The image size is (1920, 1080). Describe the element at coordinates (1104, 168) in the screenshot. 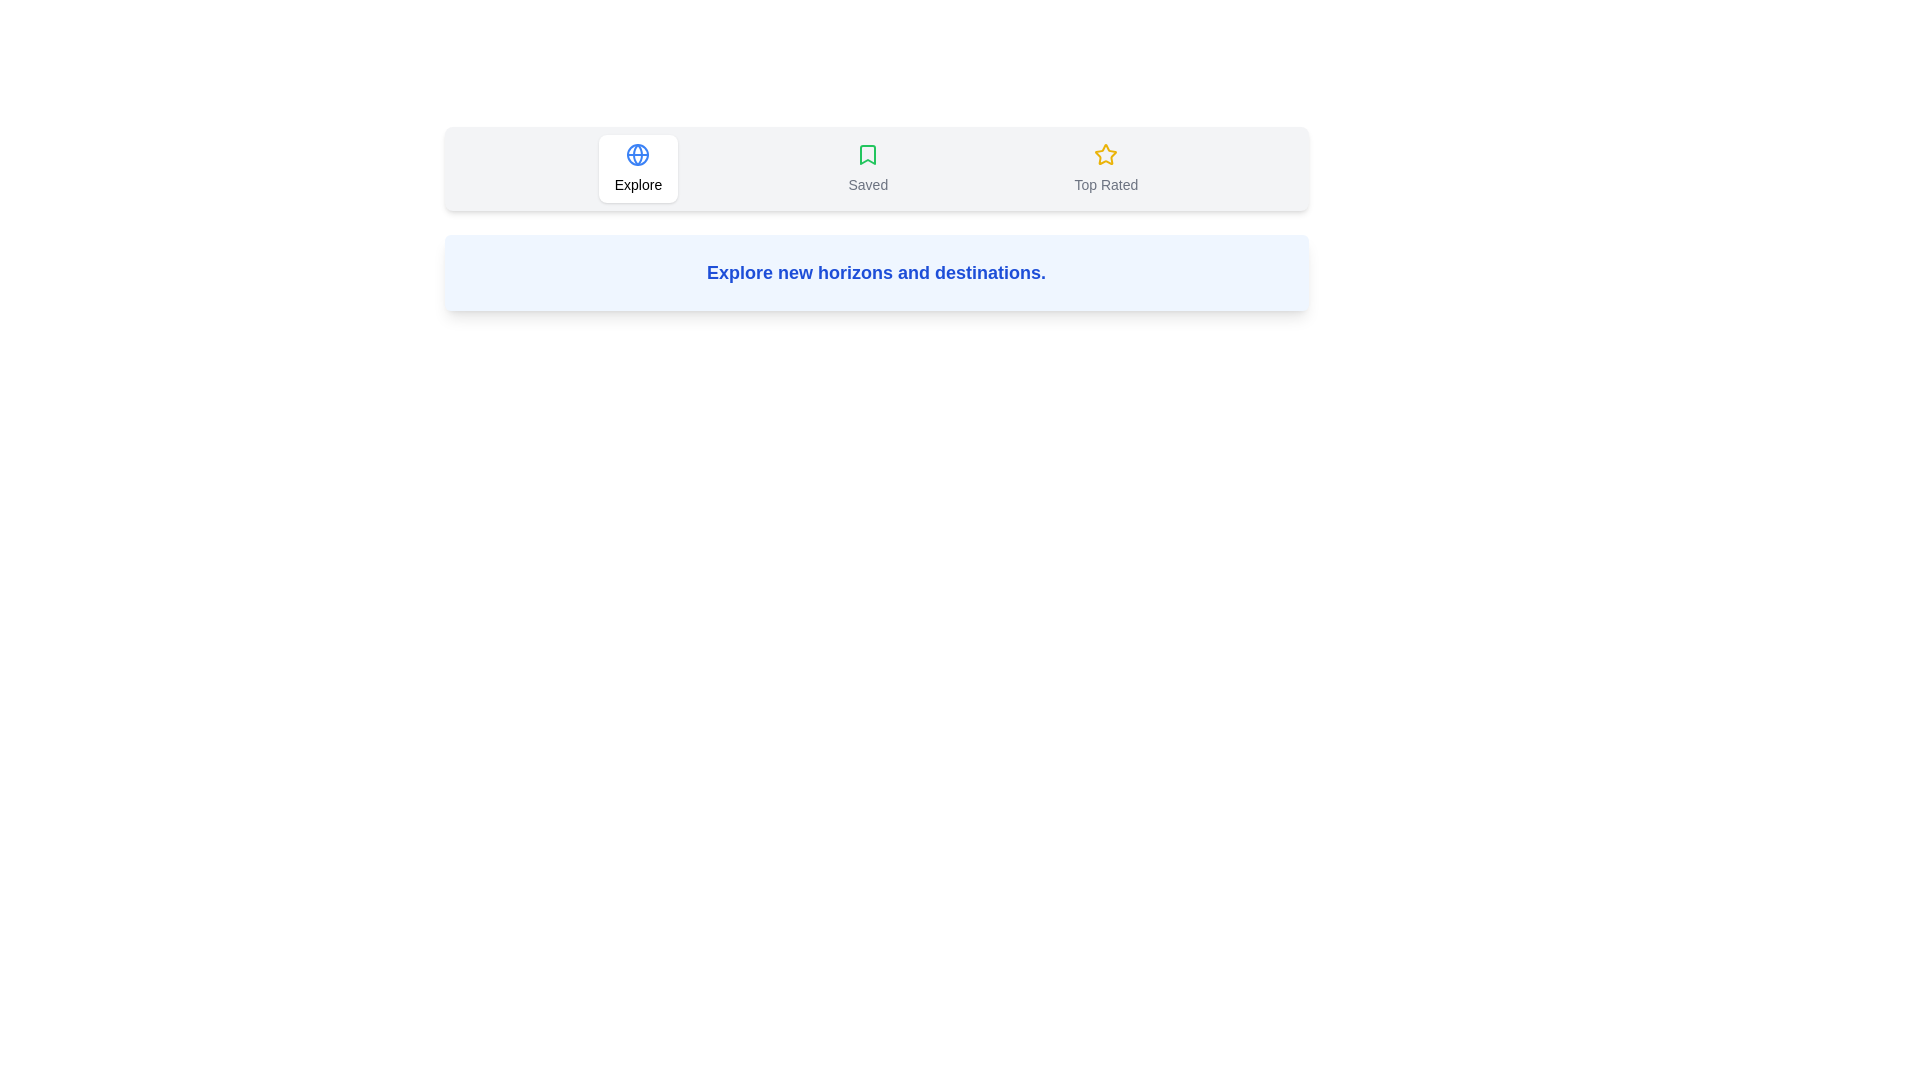

I see `the Top Rated tab` at that location.